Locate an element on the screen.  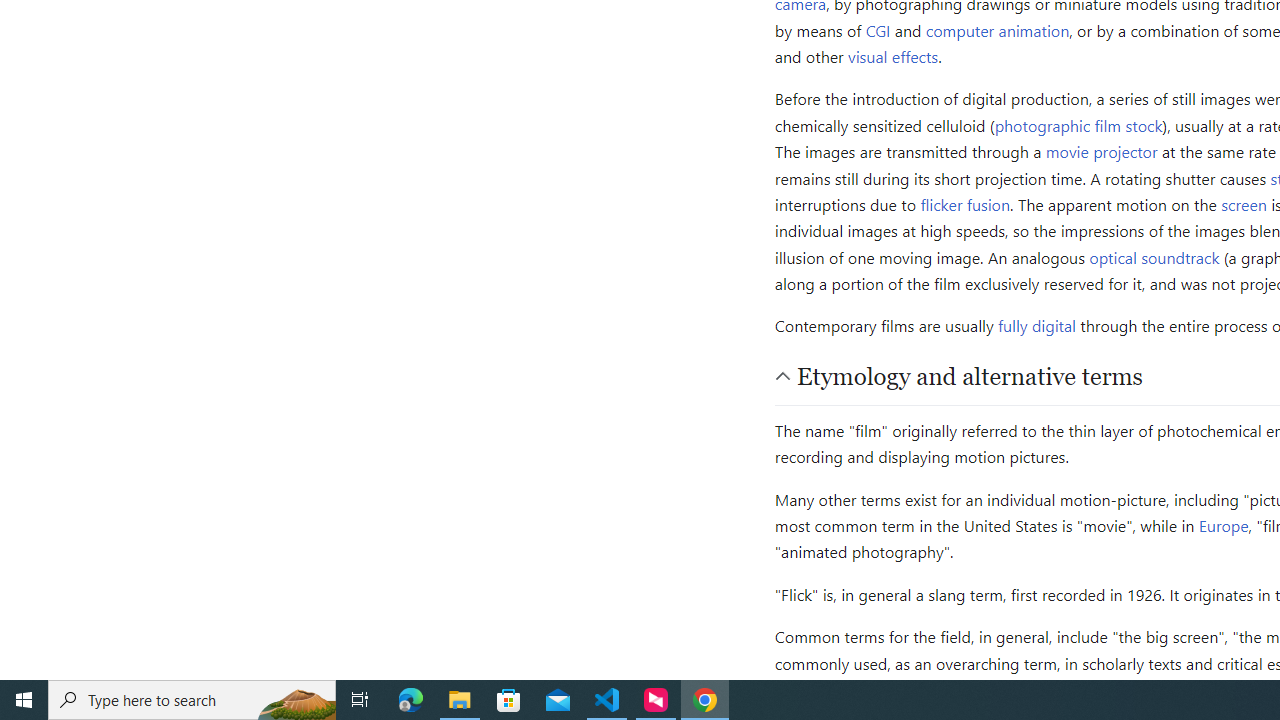
'fully digital' is located at coordinates (1037, 325).